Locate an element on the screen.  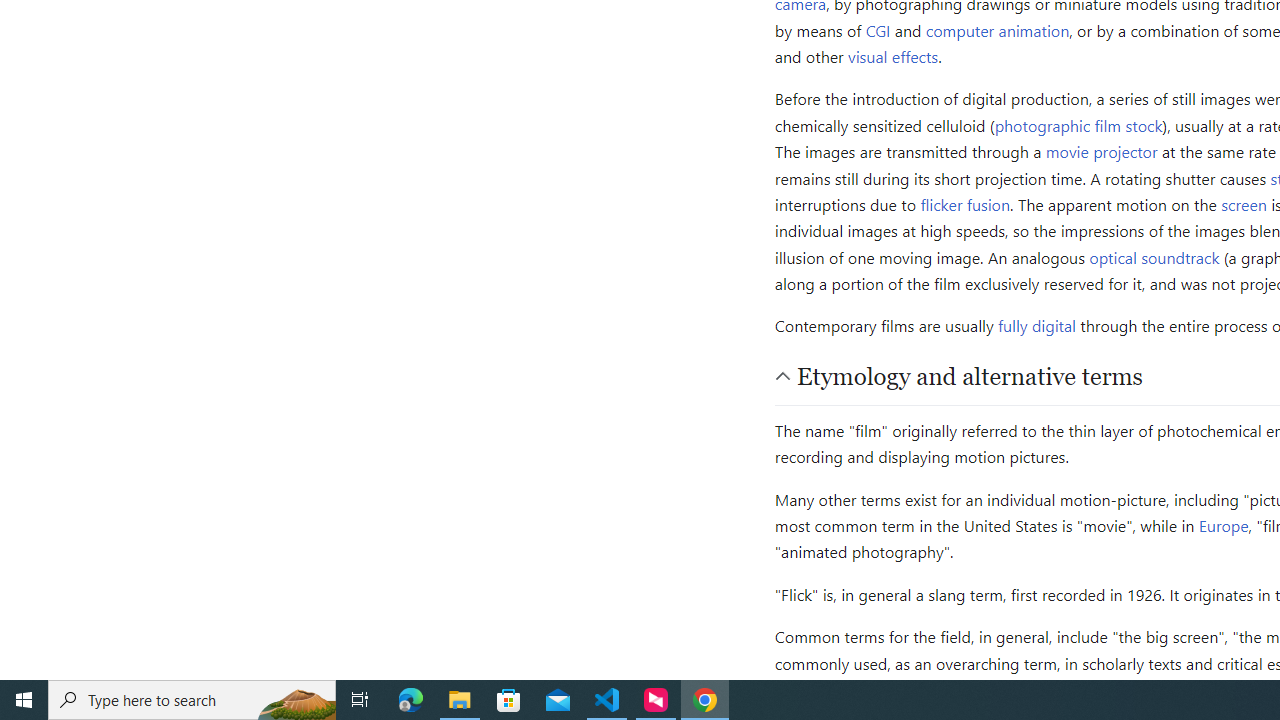
'fully digital' is located at coordinates (1037, 325).